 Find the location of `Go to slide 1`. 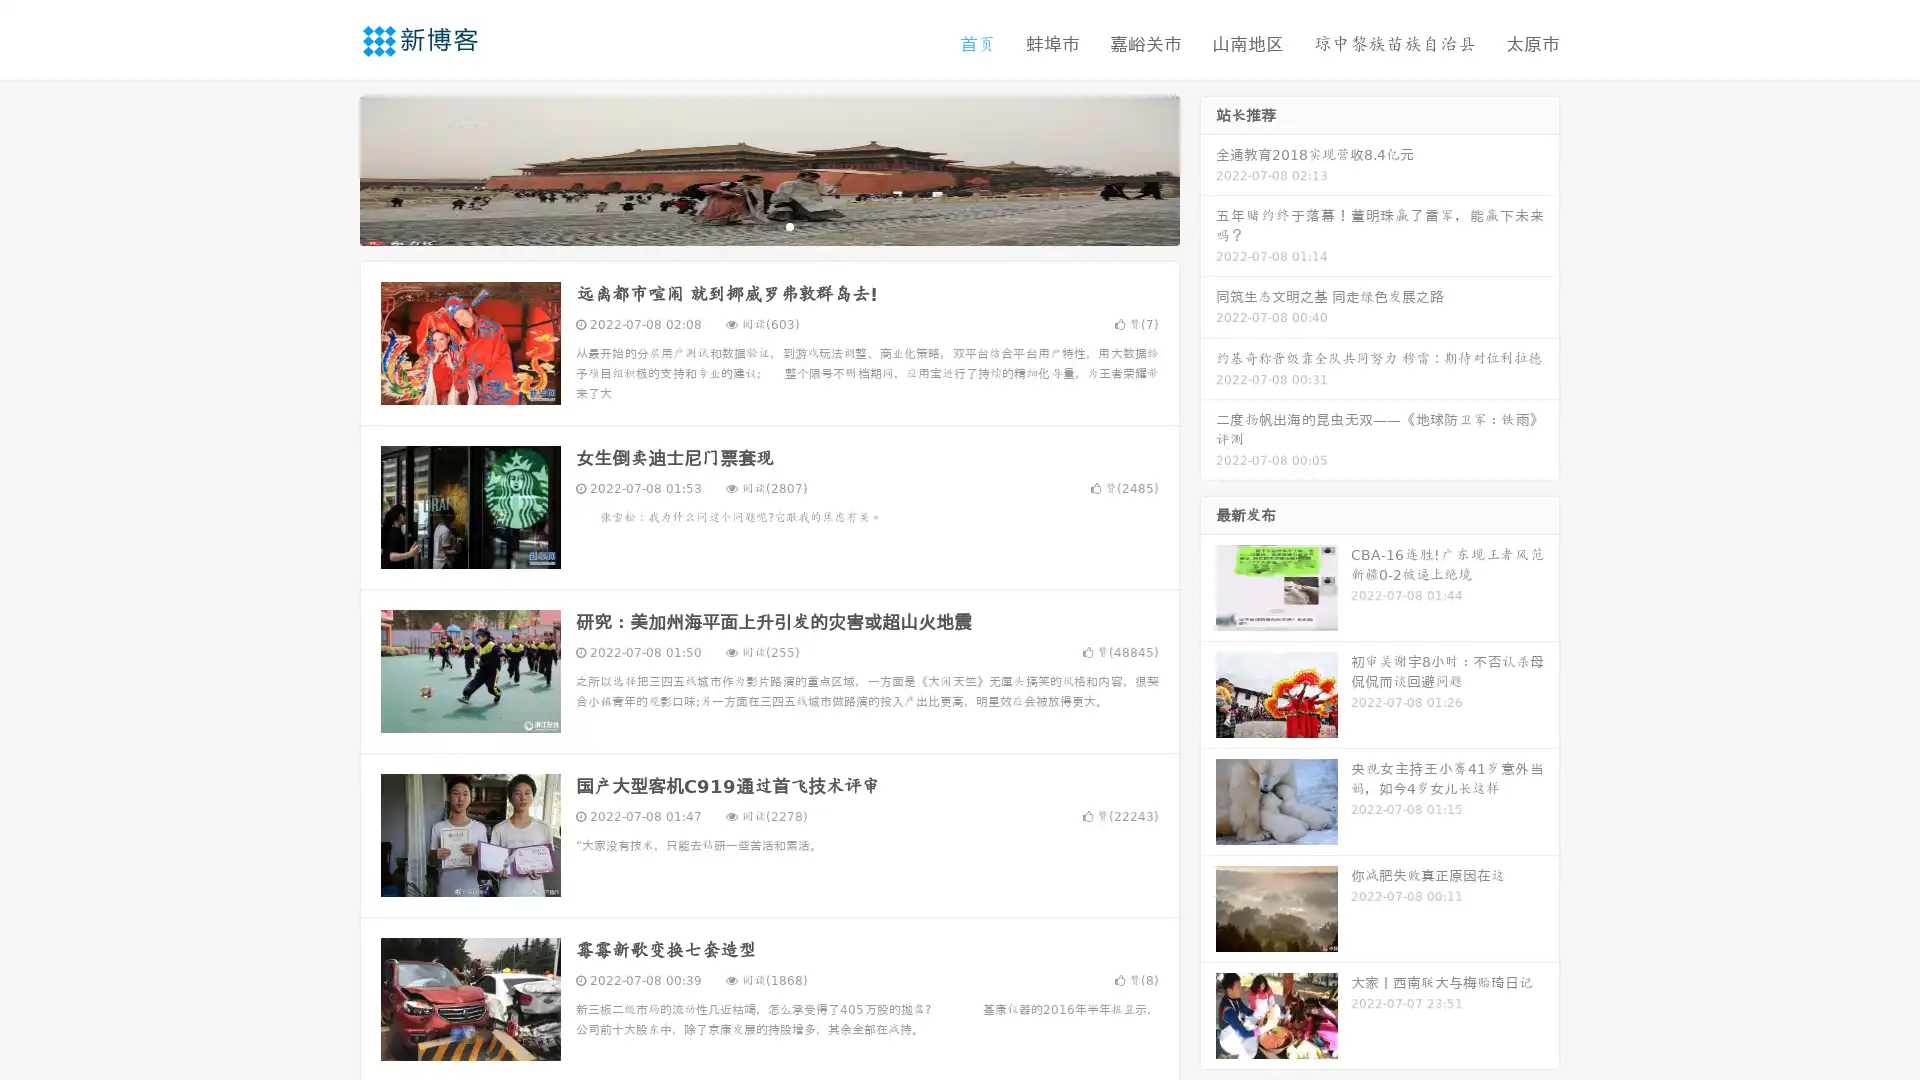

Go to slide 1 is located at coordinates (748, 225).